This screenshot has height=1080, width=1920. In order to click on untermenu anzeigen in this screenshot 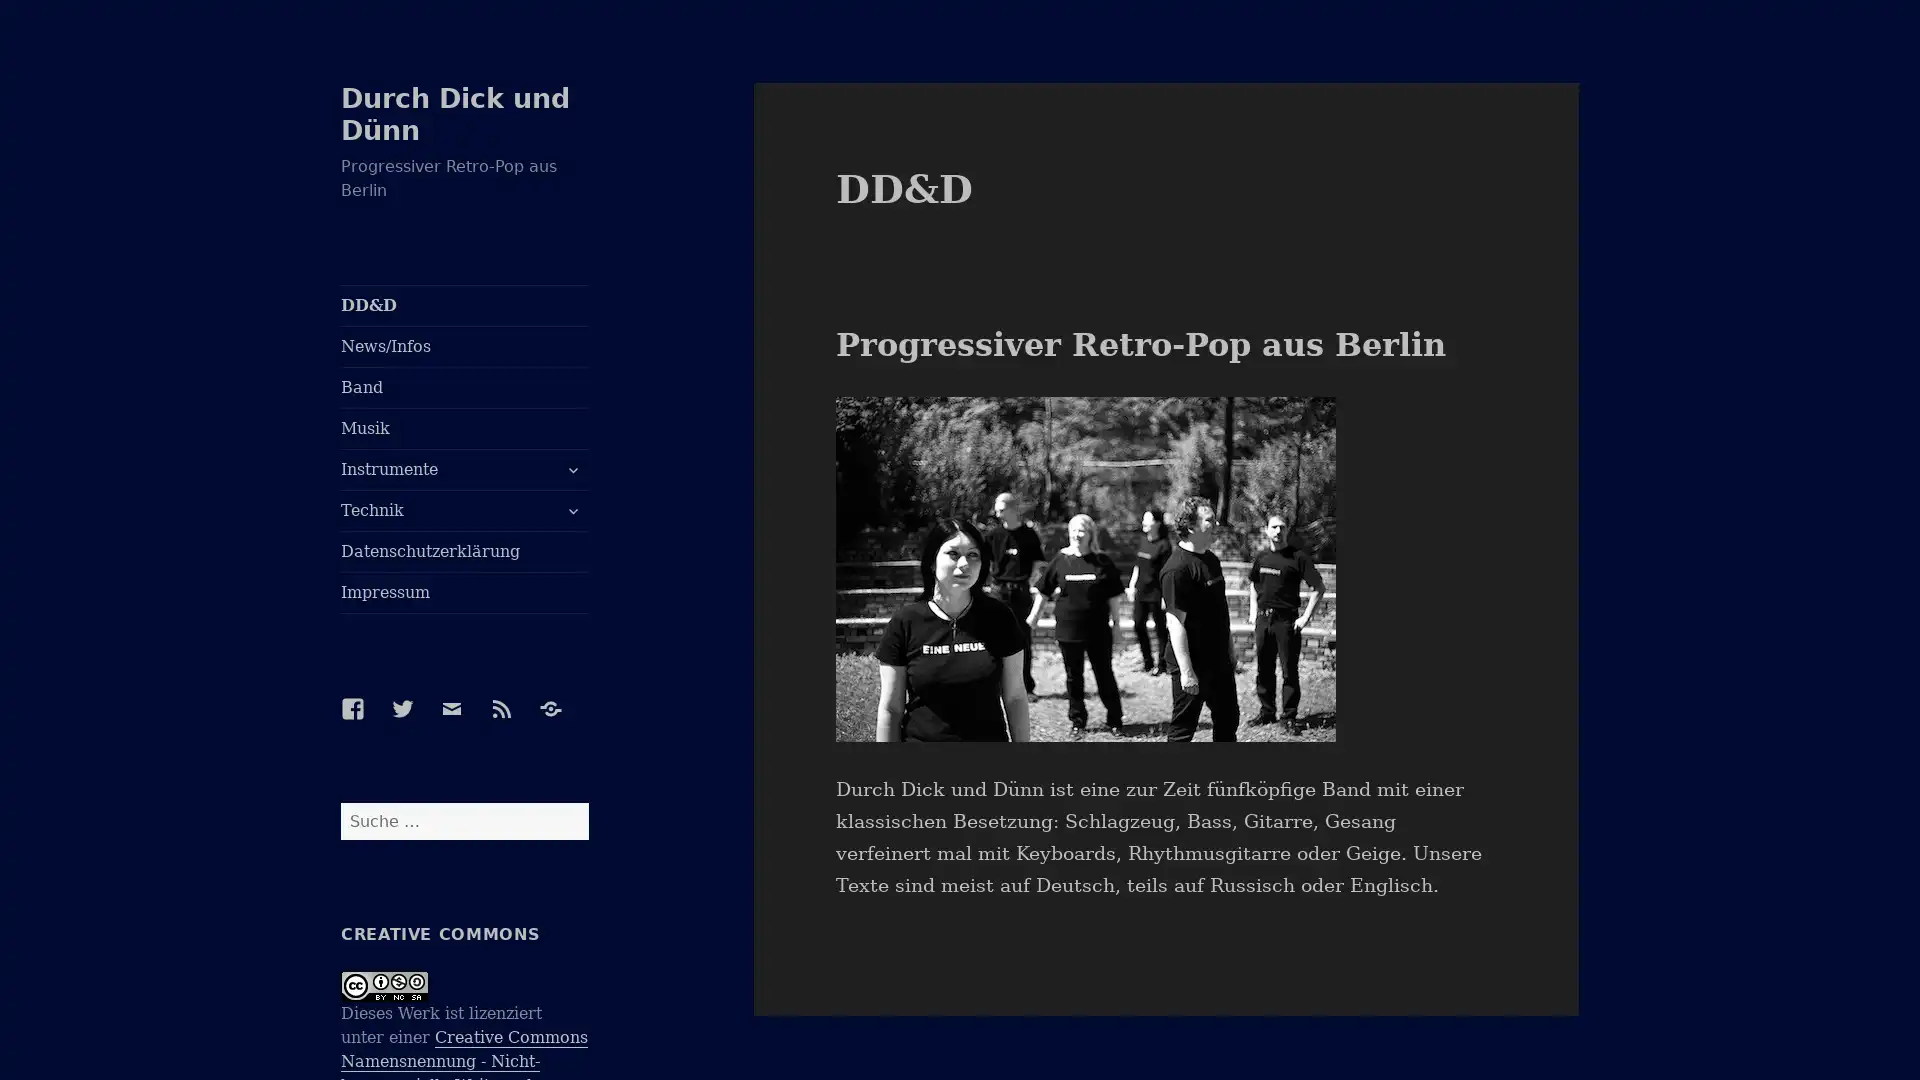, I will do `click(570, 470)`.